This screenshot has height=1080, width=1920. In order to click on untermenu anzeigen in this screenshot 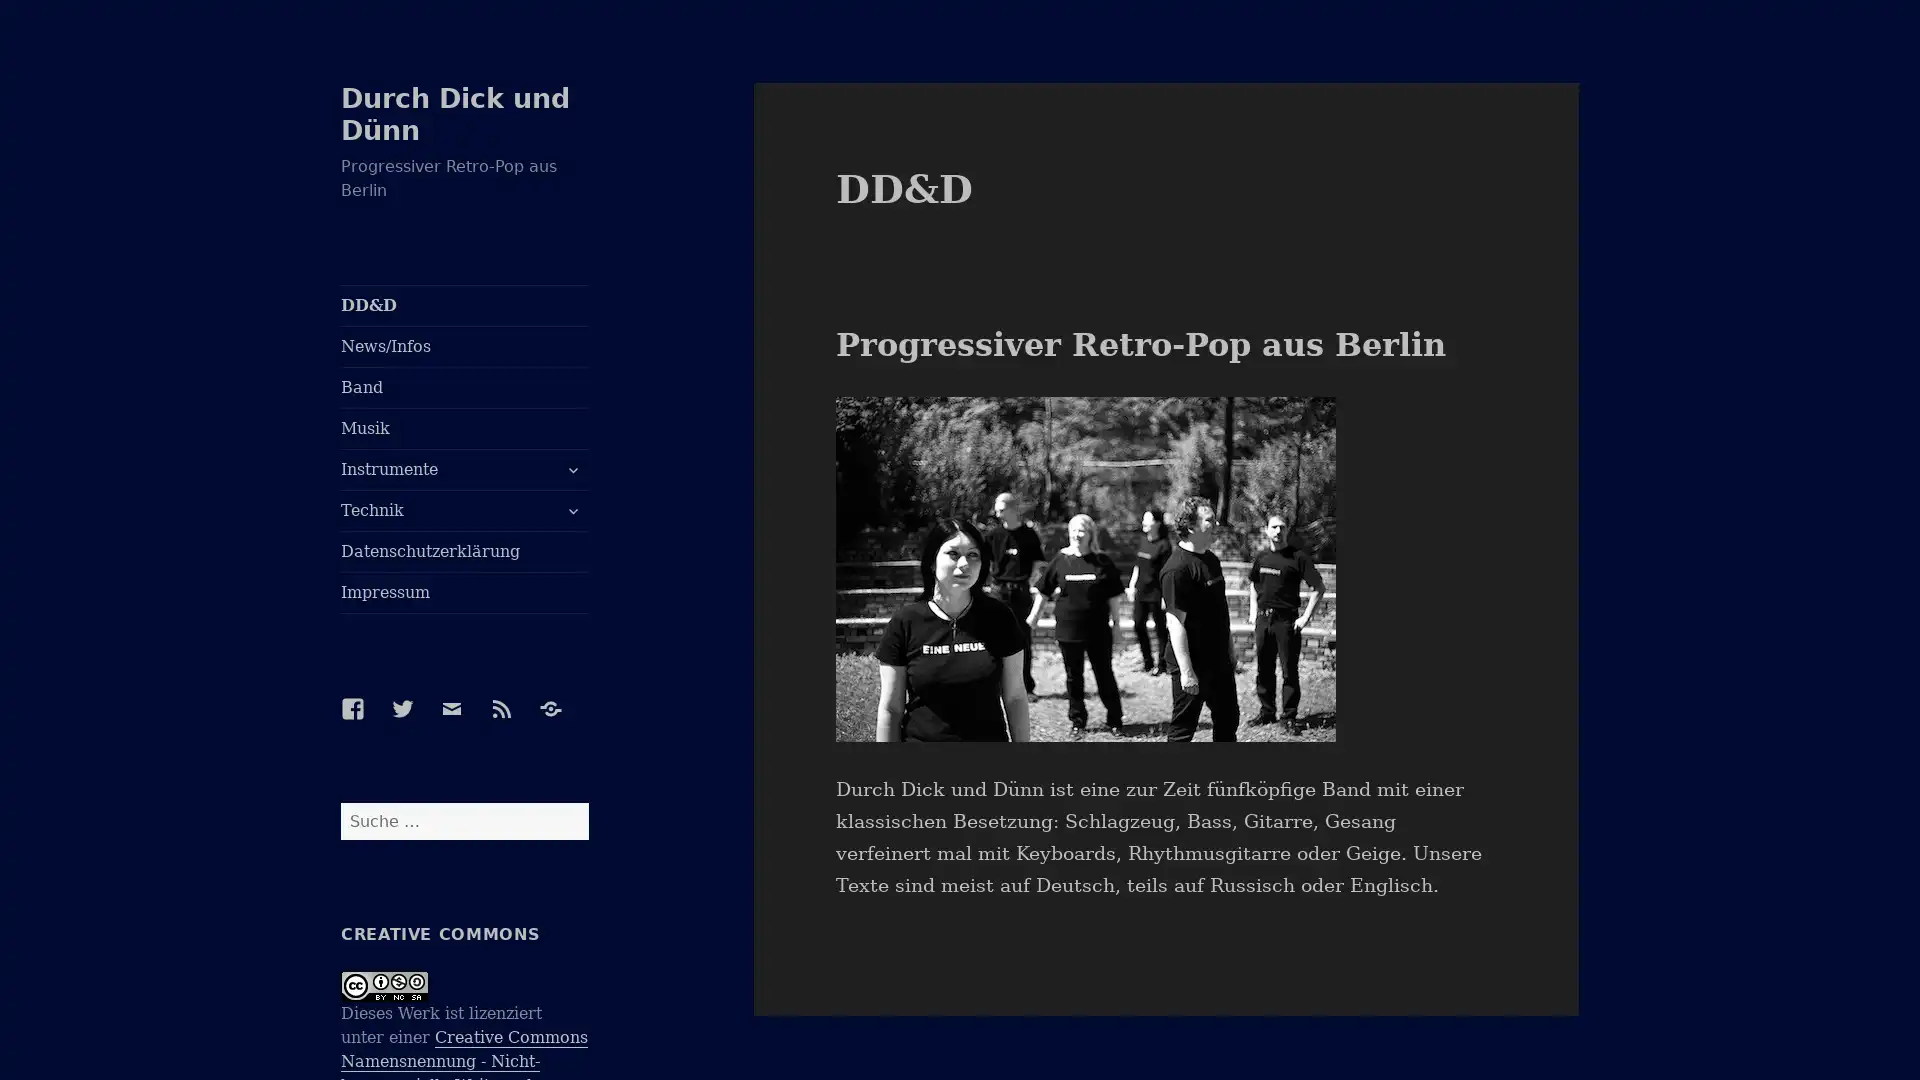, I will do `click(570, 470)`.